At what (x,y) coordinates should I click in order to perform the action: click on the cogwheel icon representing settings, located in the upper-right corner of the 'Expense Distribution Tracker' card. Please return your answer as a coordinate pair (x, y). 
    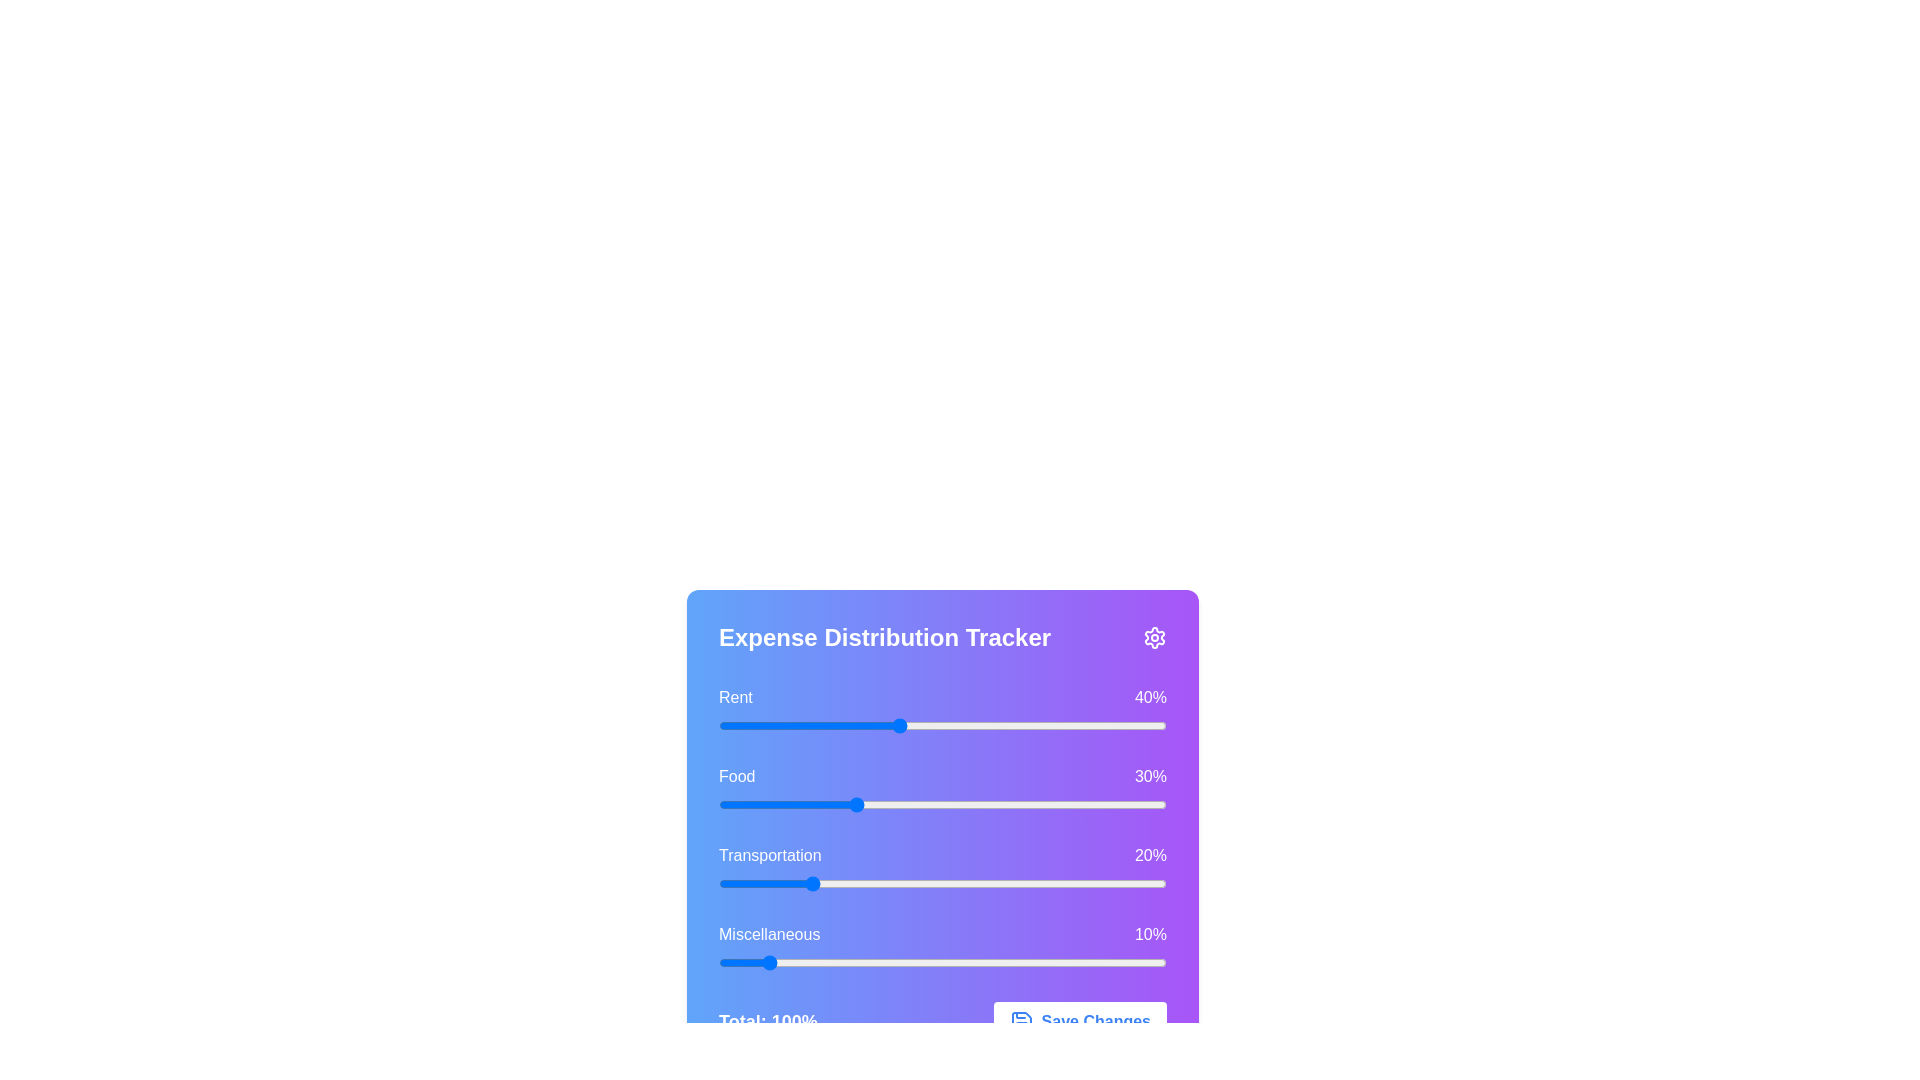
    Looking at the image, I should click on (1155, 637).